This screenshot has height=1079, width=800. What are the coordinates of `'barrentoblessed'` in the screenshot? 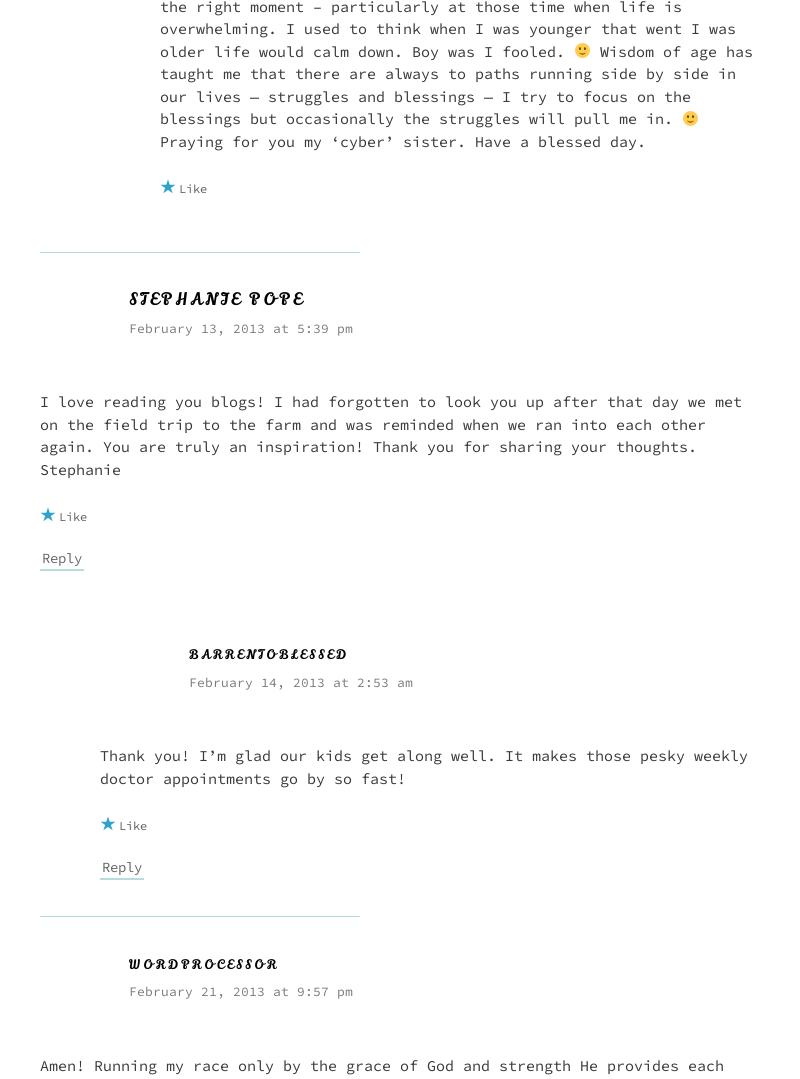 It's located at (187, 653).